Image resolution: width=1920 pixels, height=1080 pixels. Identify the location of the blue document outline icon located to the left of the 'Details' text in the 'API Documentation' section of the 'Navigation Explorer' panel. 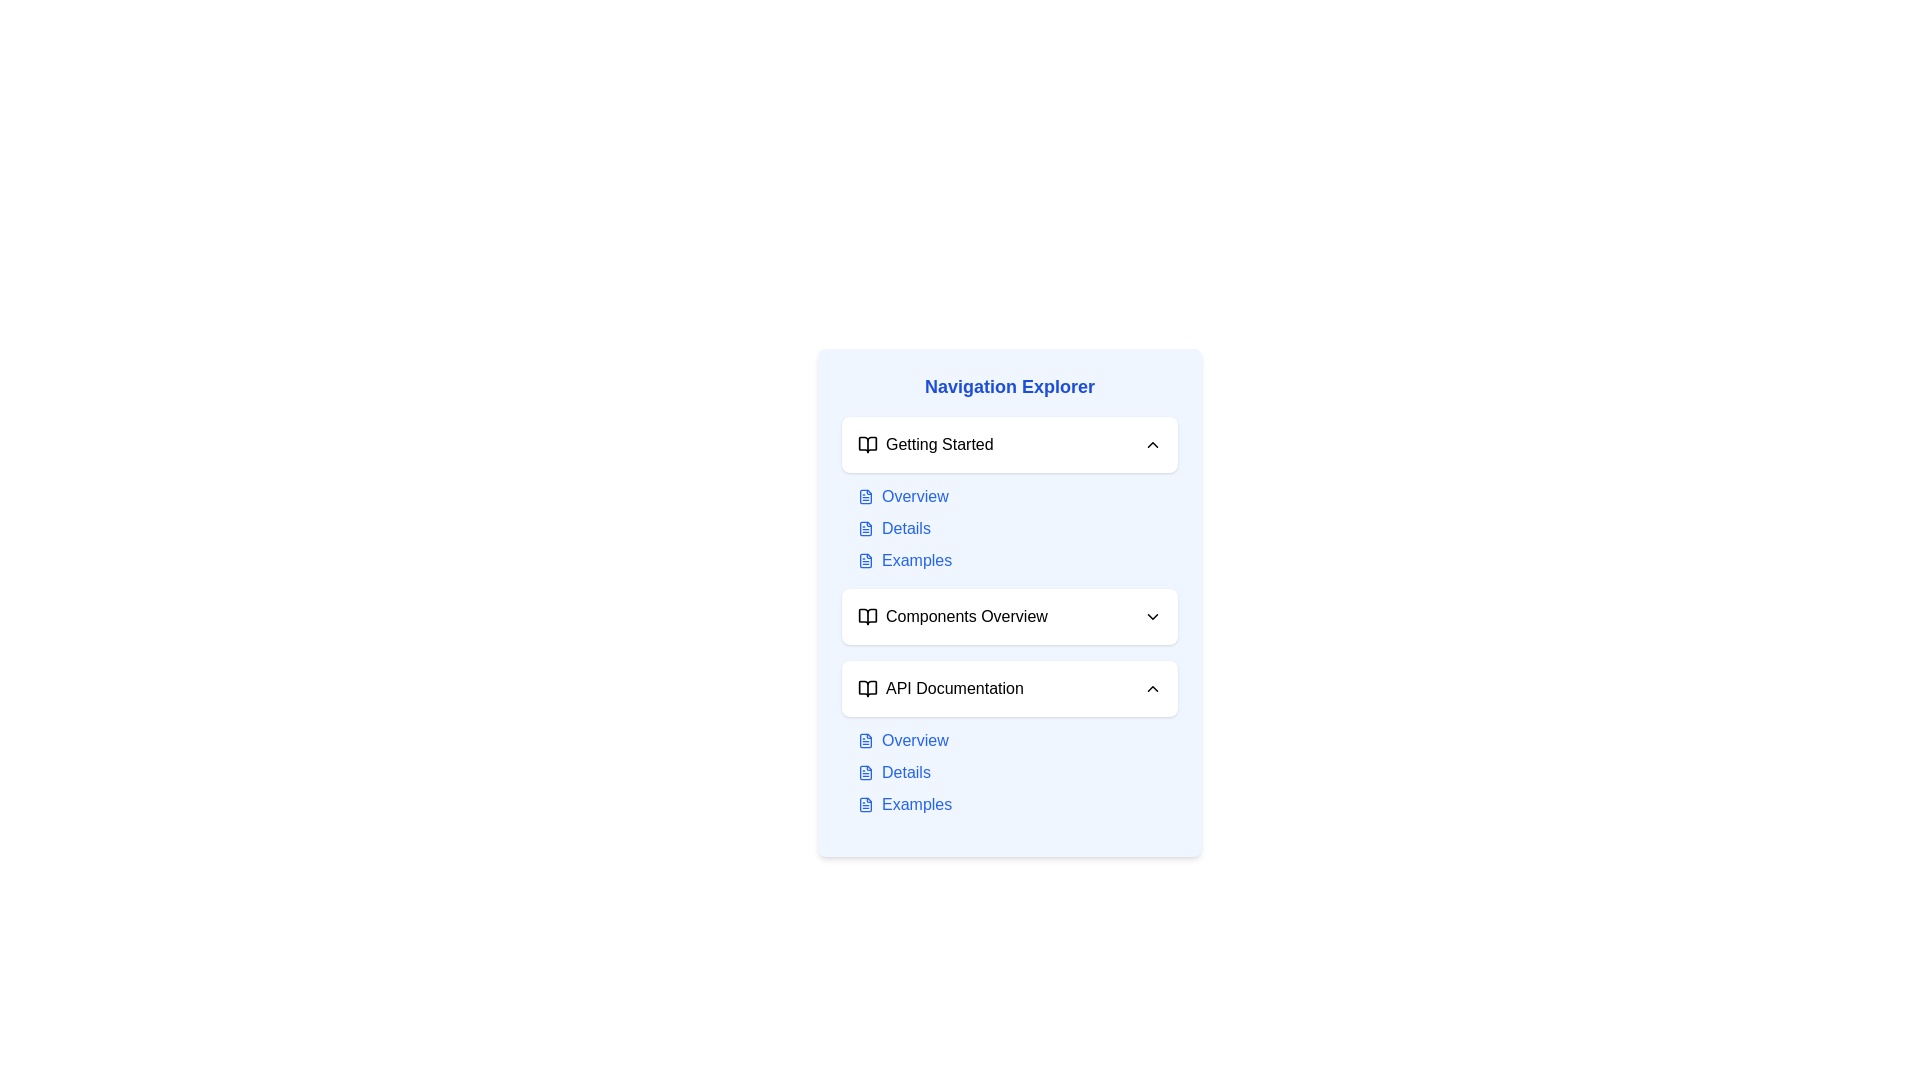
(865, 771).